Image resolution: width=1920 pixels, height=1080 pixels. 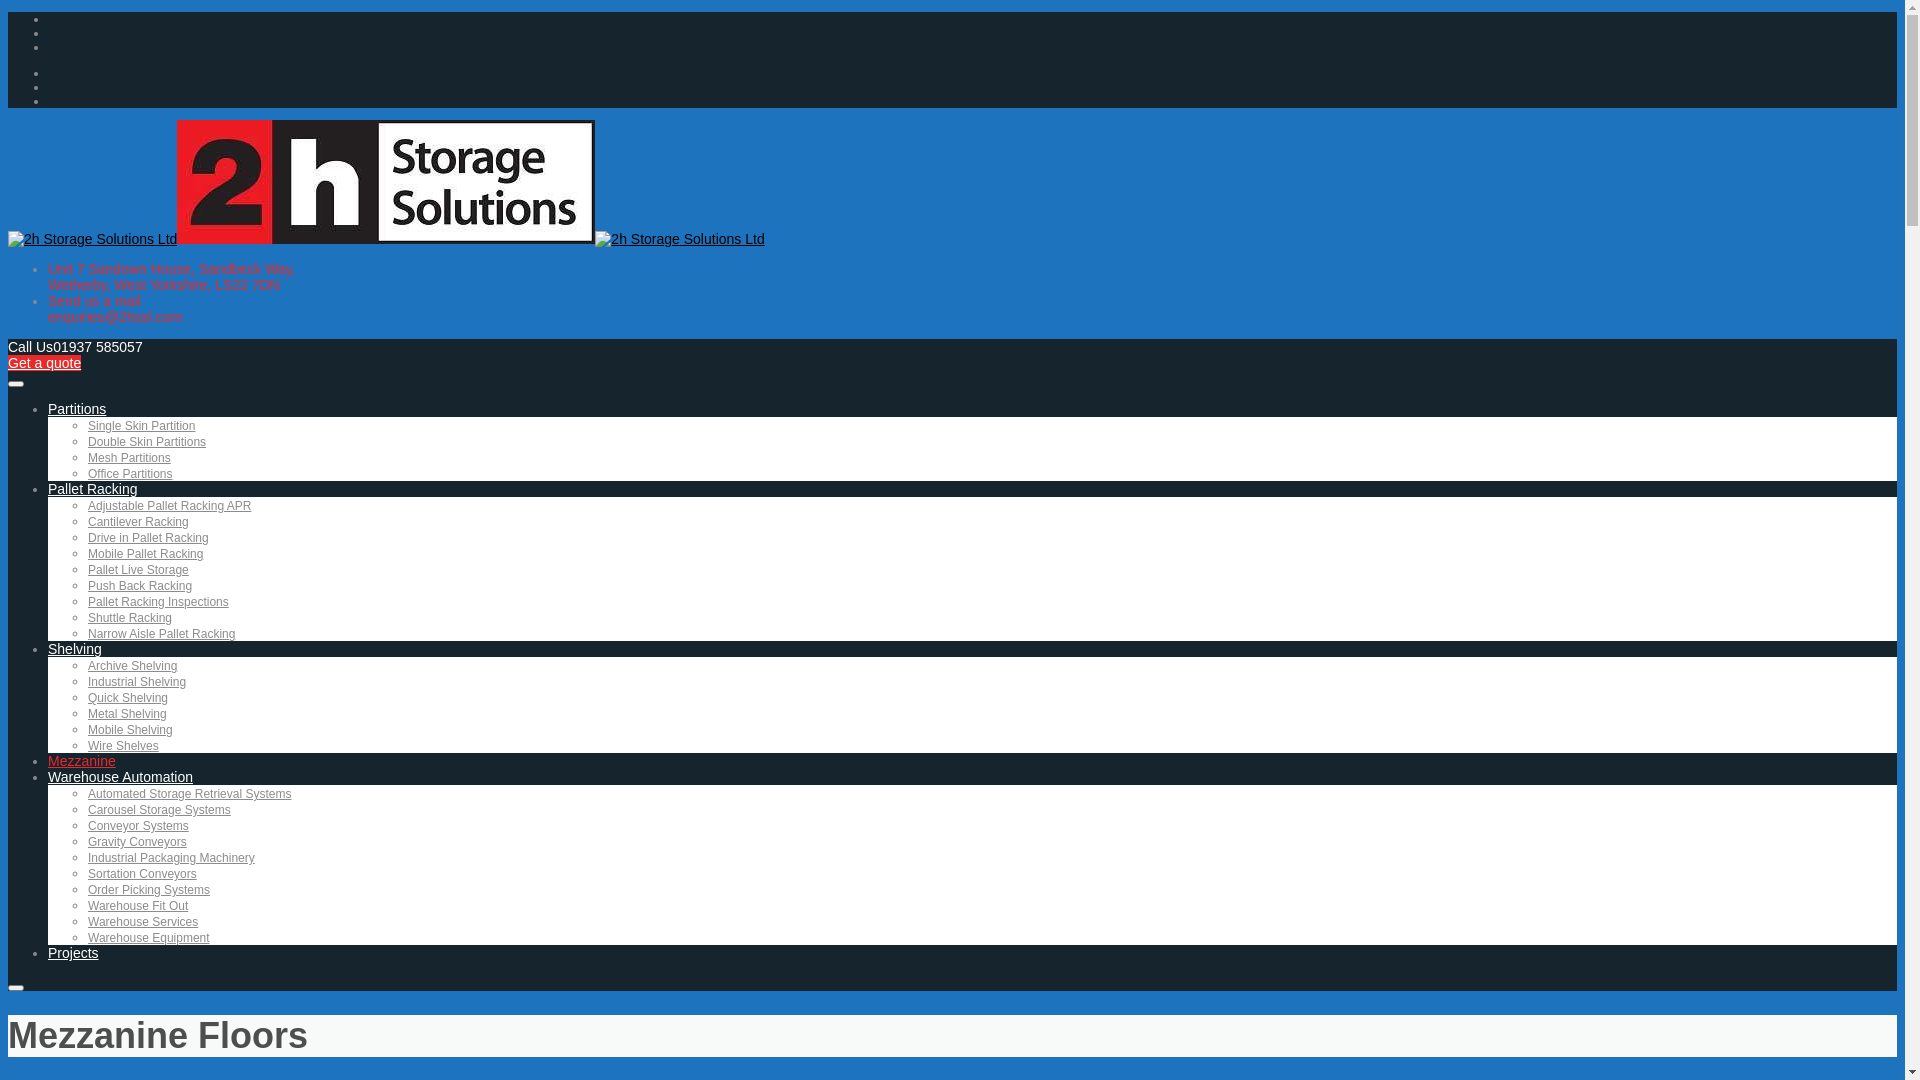 I want to click on 'Double Skin Partitions', so click(x=146, y=441).